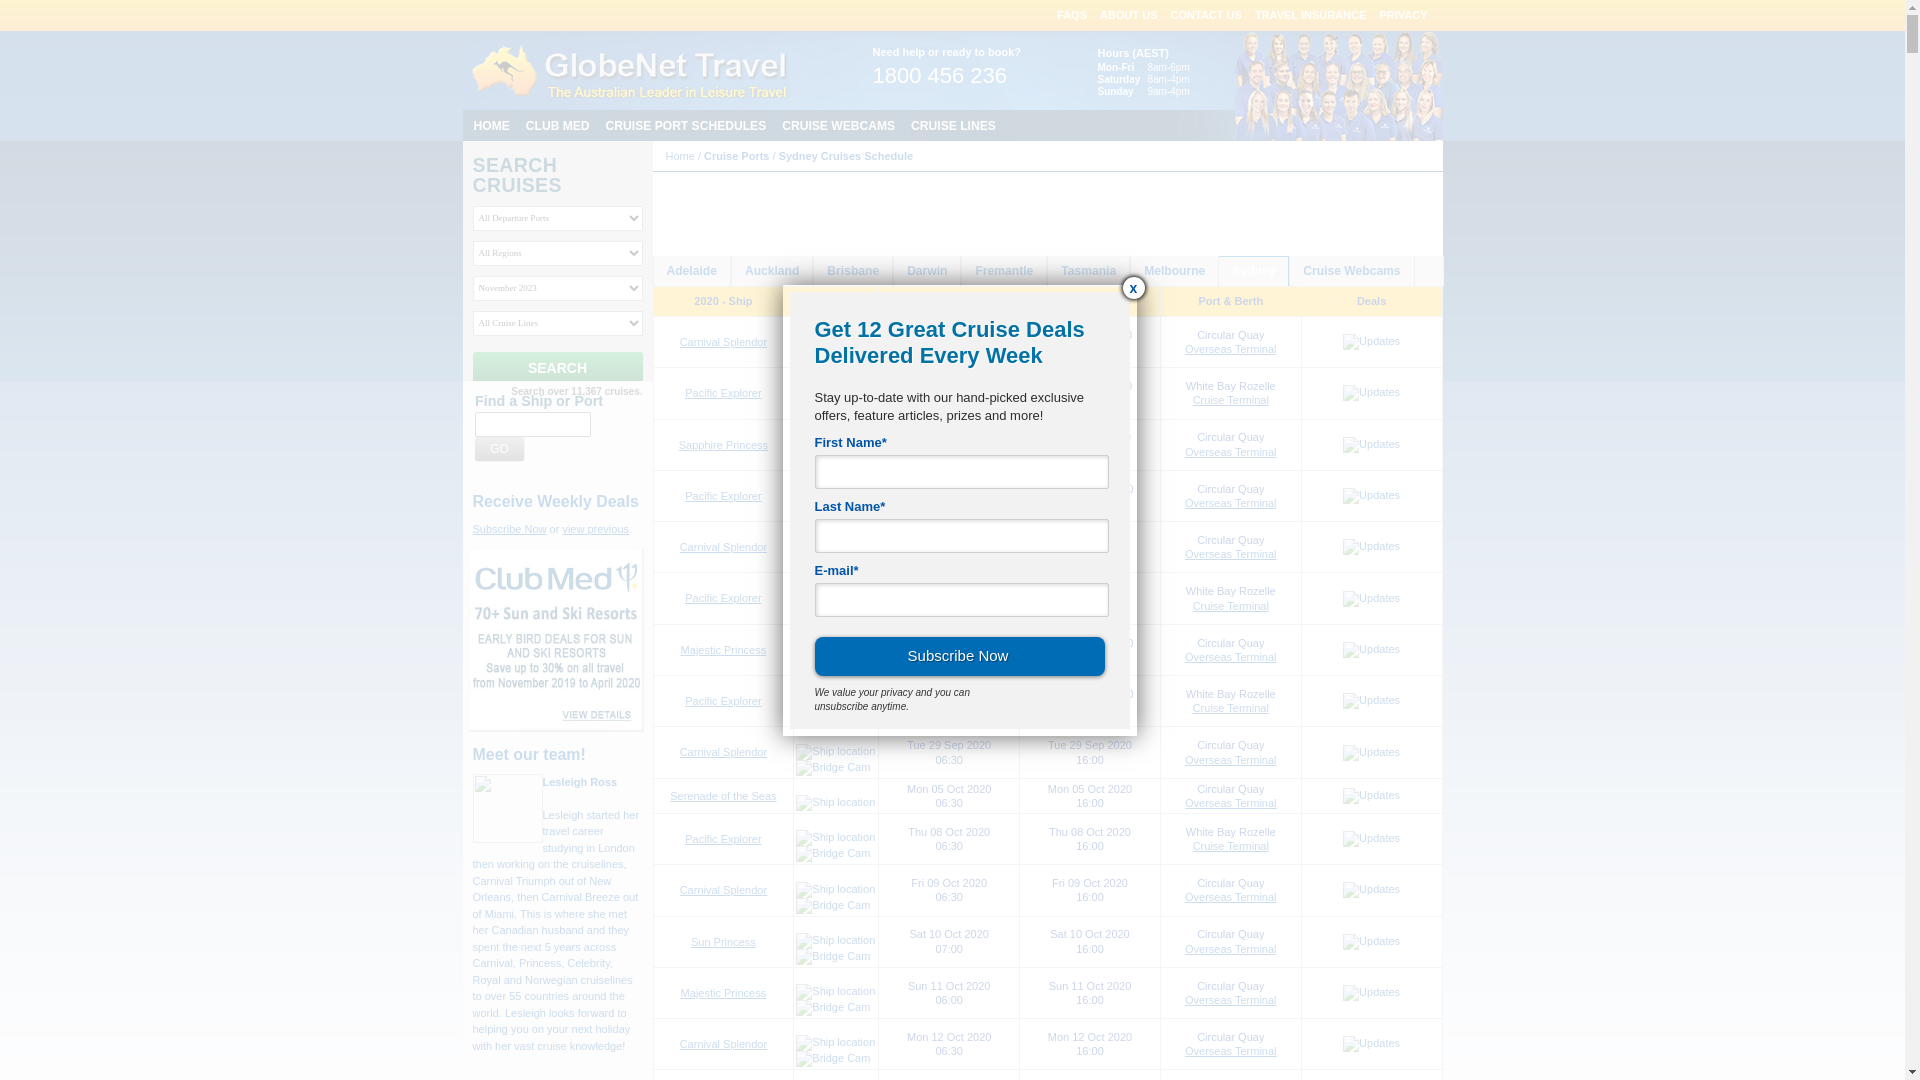  What do you see at coordinates (835, 339) in the screenshot?
I see `'Ship location'` at bounding box center [835, 339].